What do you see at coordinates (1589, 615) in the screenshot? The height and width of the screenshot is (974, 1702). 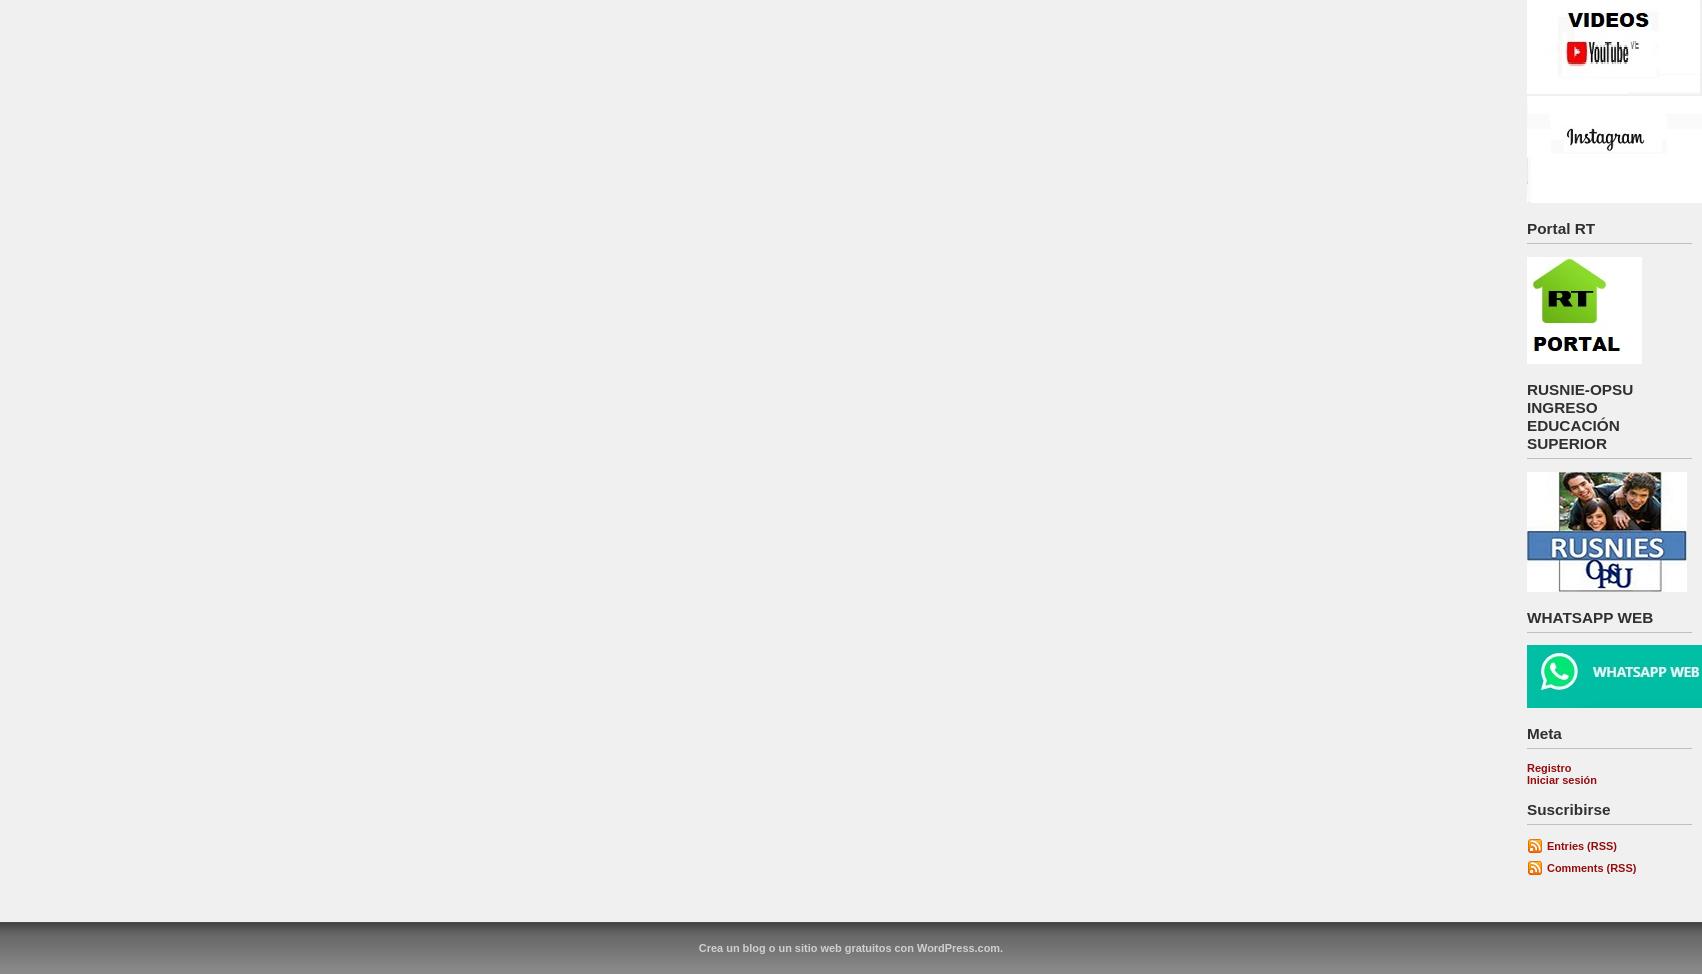 I see `'WHATSAPP WEB'` at bounding box center [1589, 615].